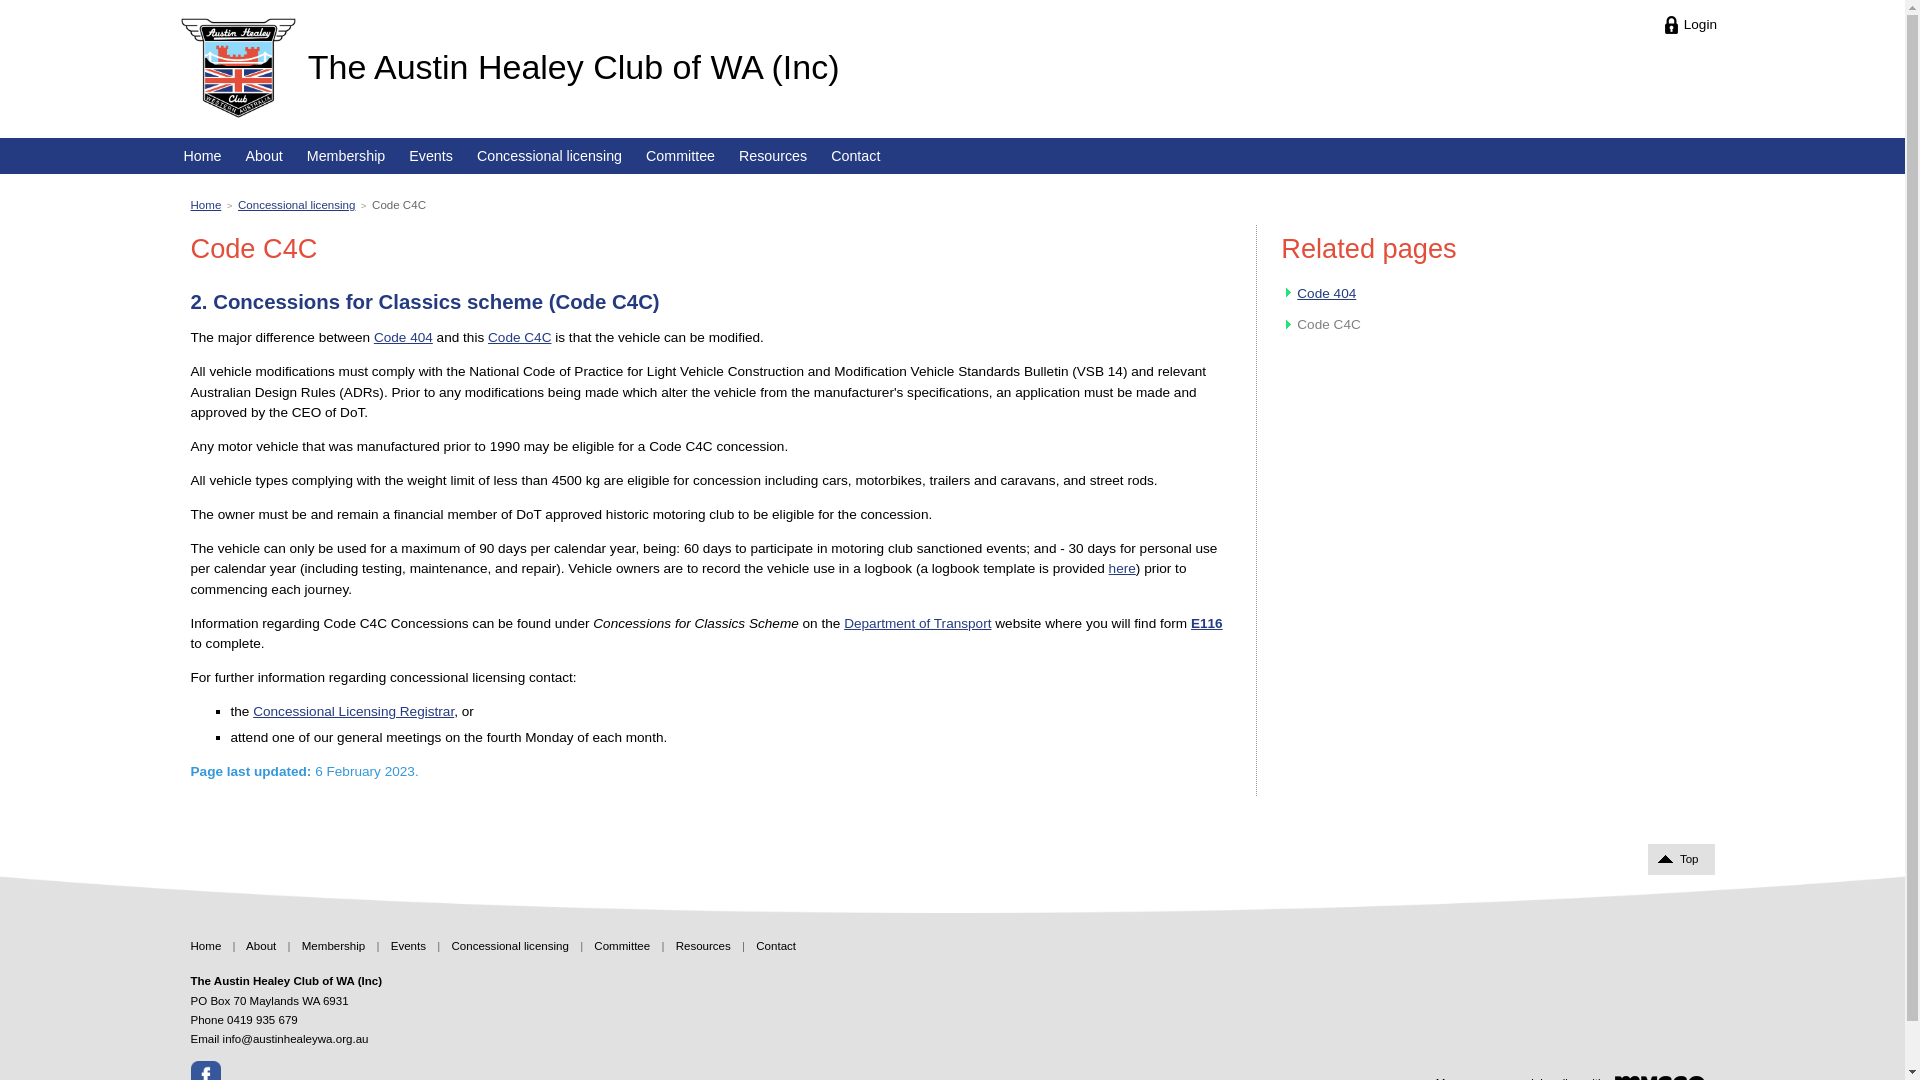  I want to click on 'Department of Transport', so click(916, 622).